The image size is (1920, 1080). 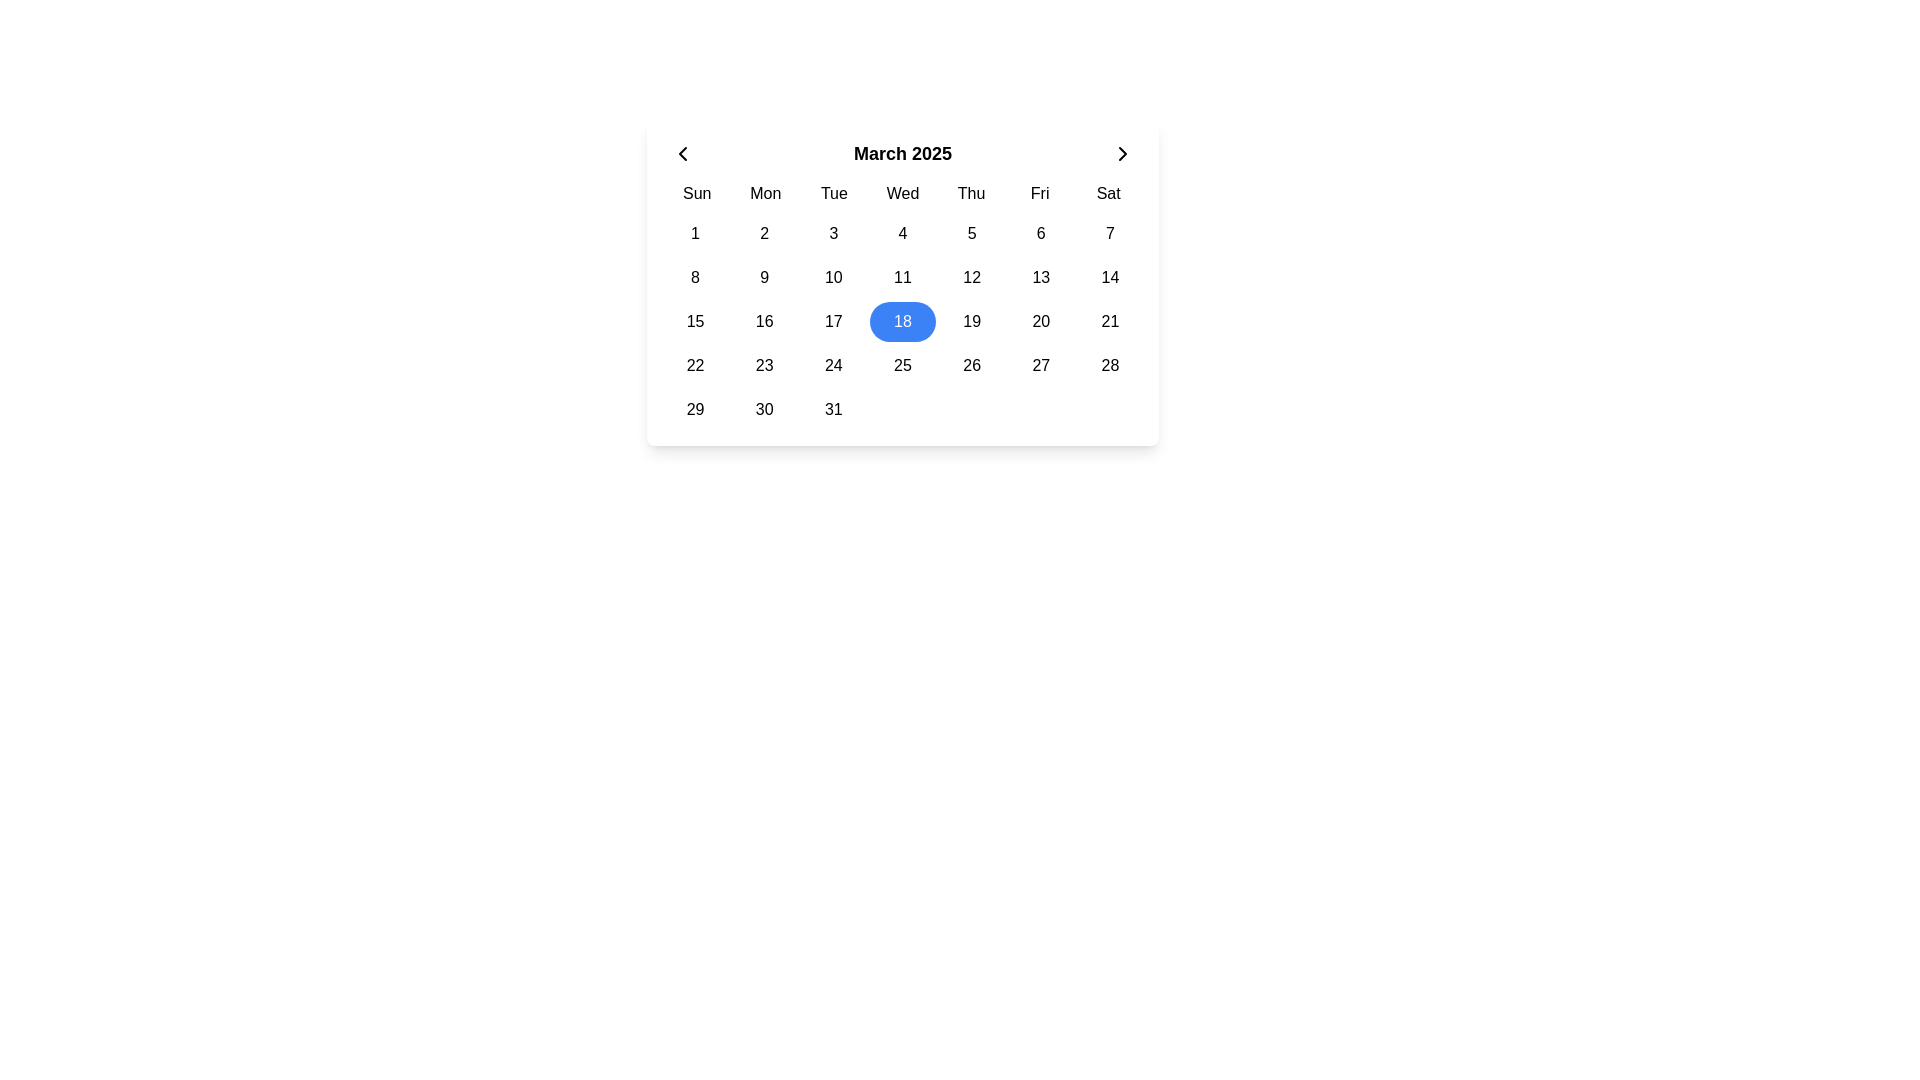 I want to click on the interactive button representing the 15th day of the month in the calendar widget, so click(x=695, y=320).